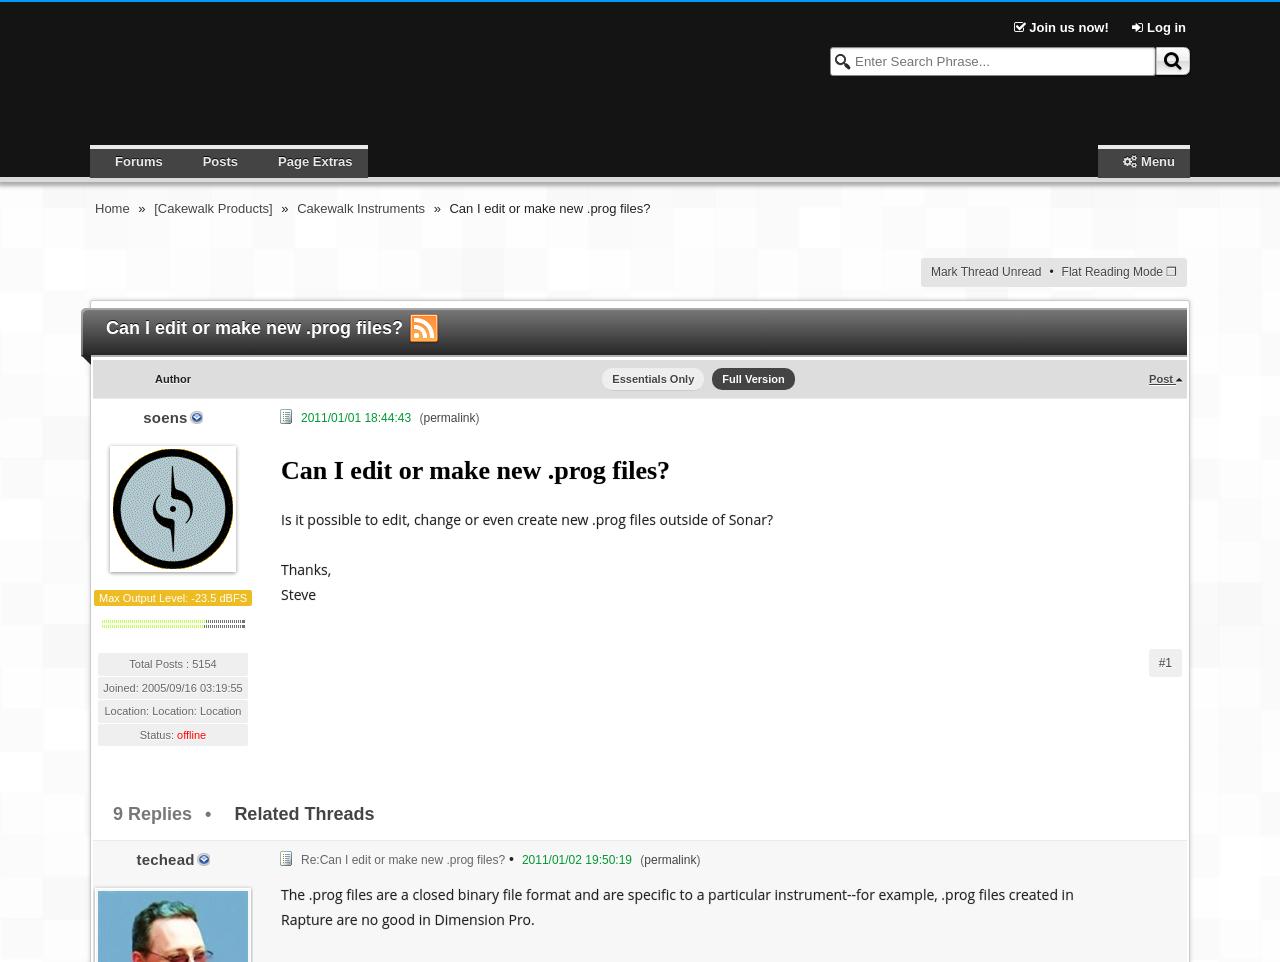 Image resolution: width=1280 pixels, height=962 pixels. I want to click on 'Re:Can I edit or make new .prog files?', so click(401, 860).